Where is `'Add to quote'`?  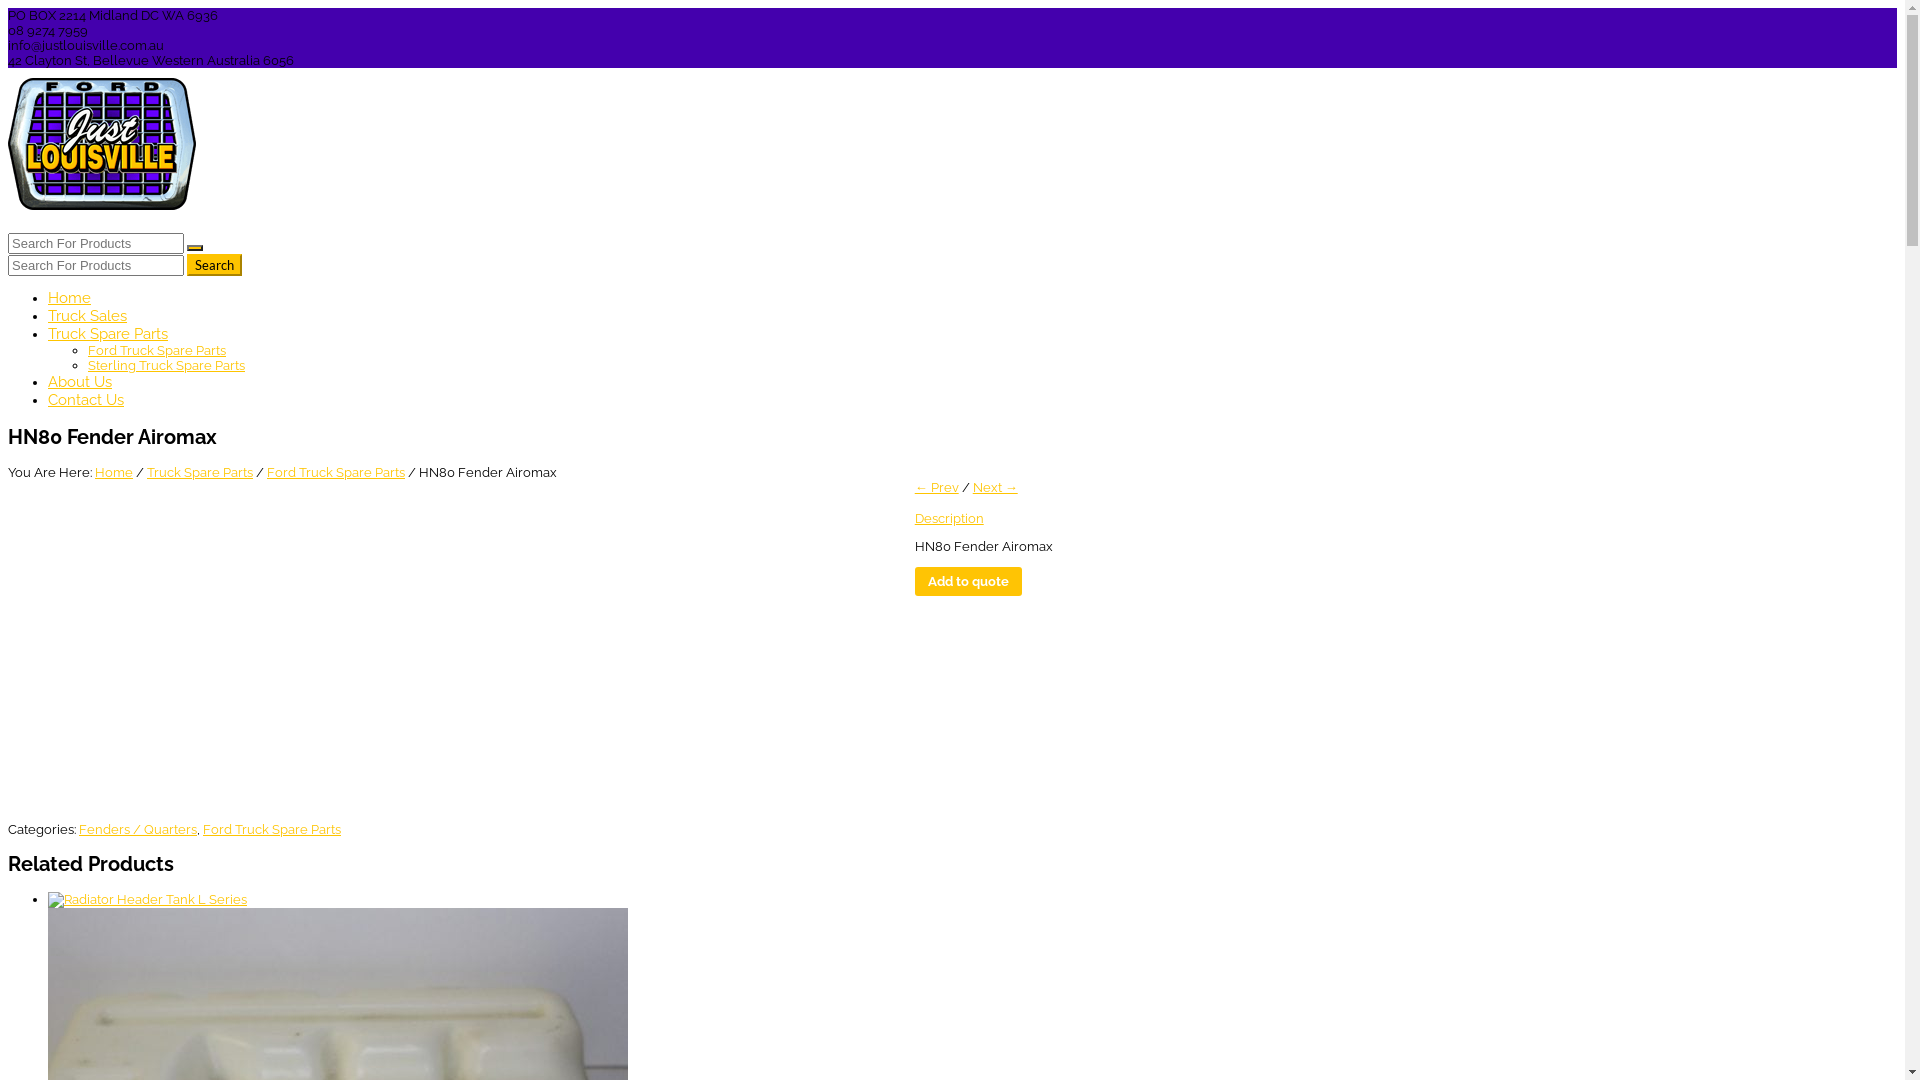
'Add to quote' is located at coordinates (968, 581).